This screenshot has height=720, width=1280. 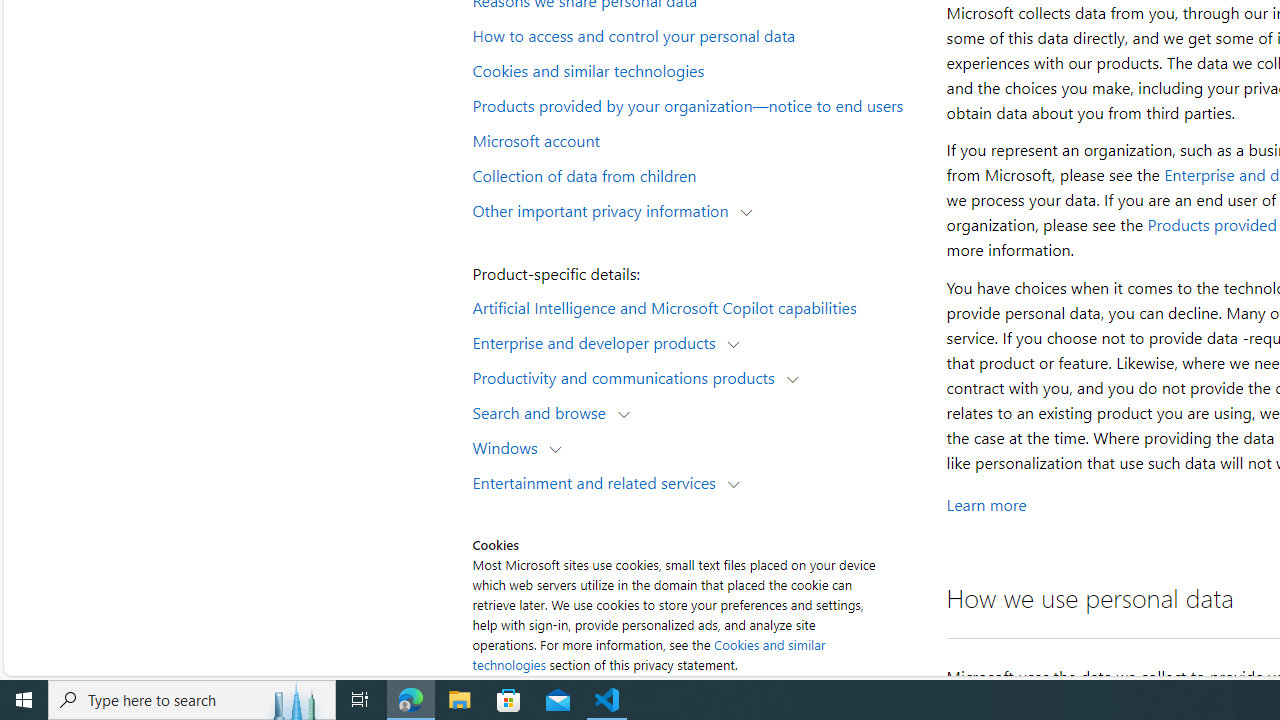 I want to click on 'Windows', so click(x=510, y=446).